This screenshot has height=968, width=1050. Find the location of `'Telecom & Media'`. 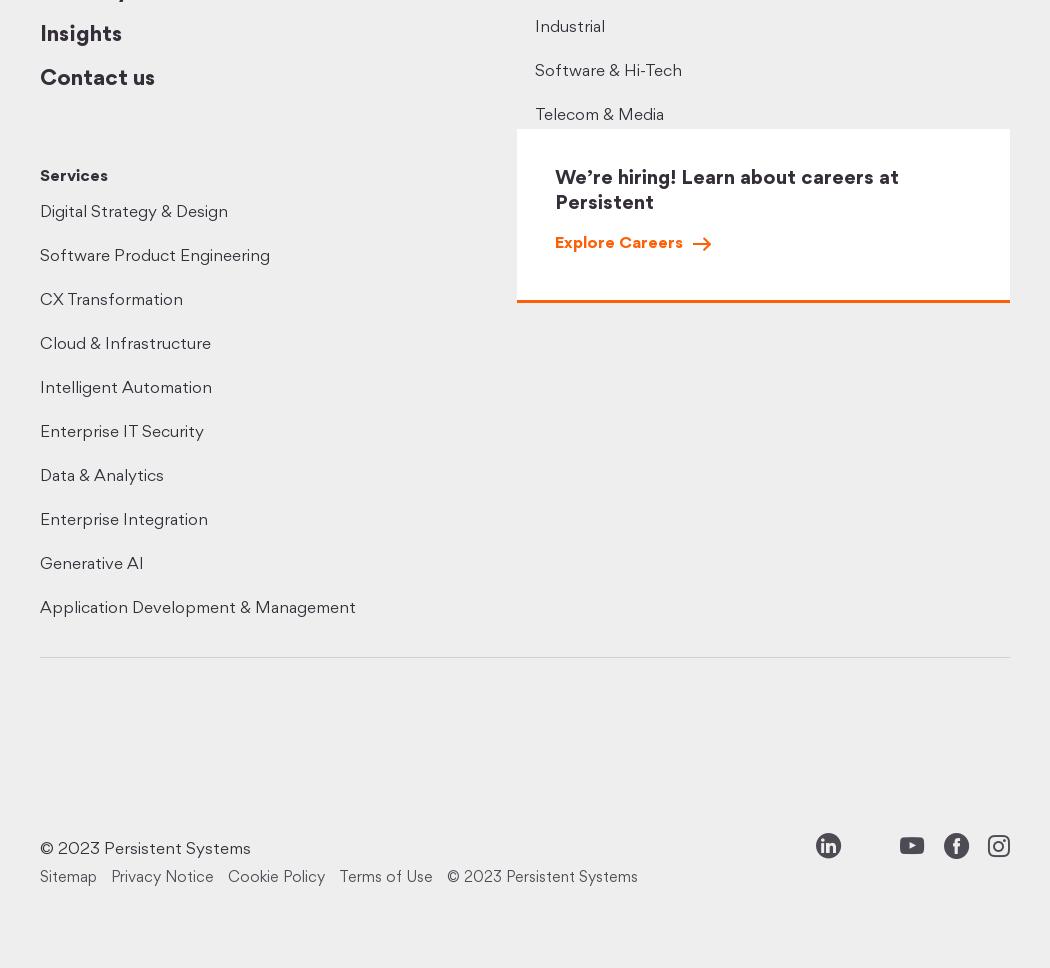

'Telecom & Media' is located at coordinates (598, 115).